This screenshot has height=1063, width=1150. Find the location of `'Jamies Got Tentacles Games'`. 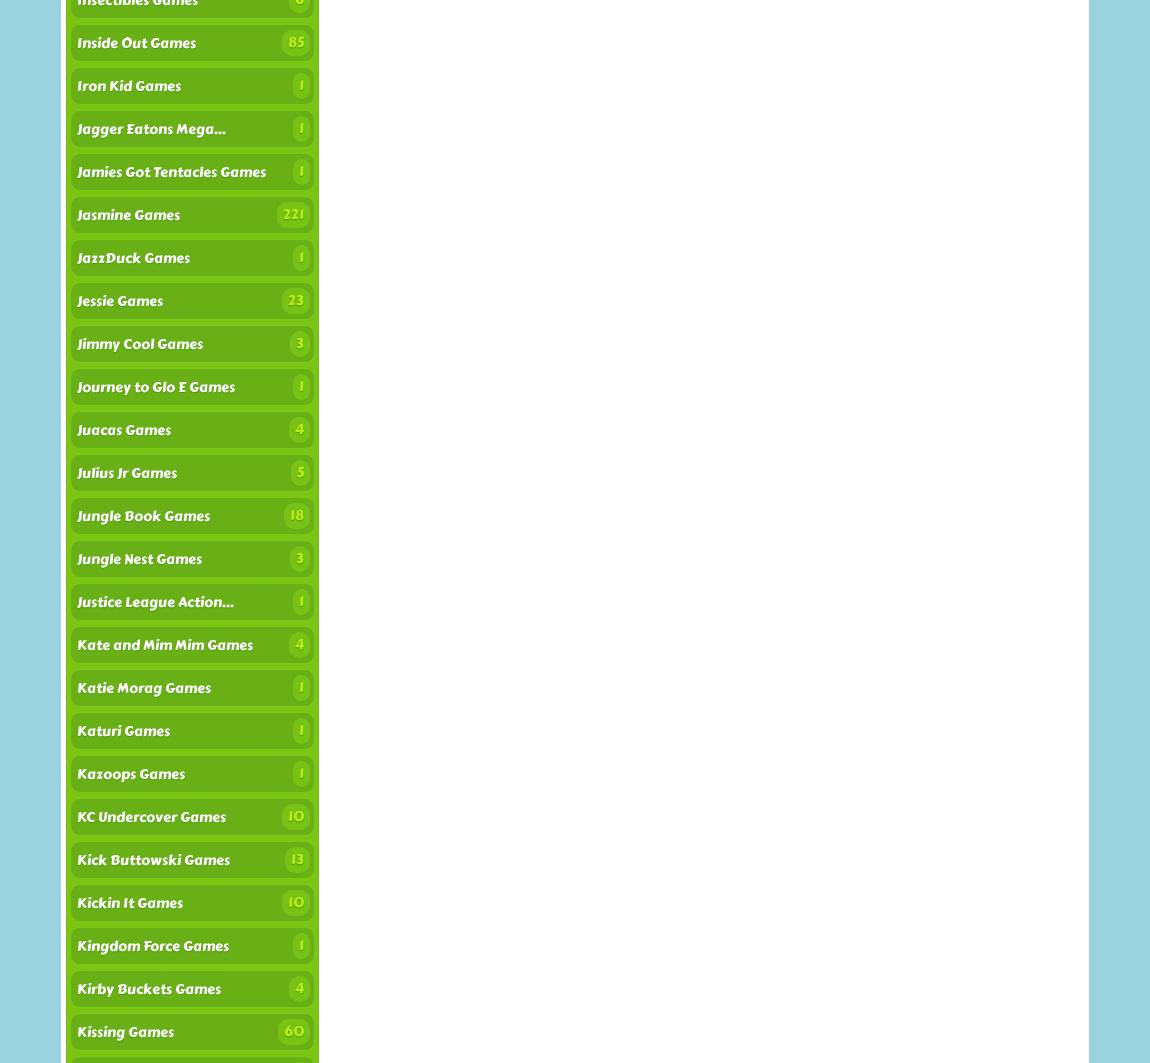

'Jamies Got Tentacles Games' is located at coordinates (170, 172).